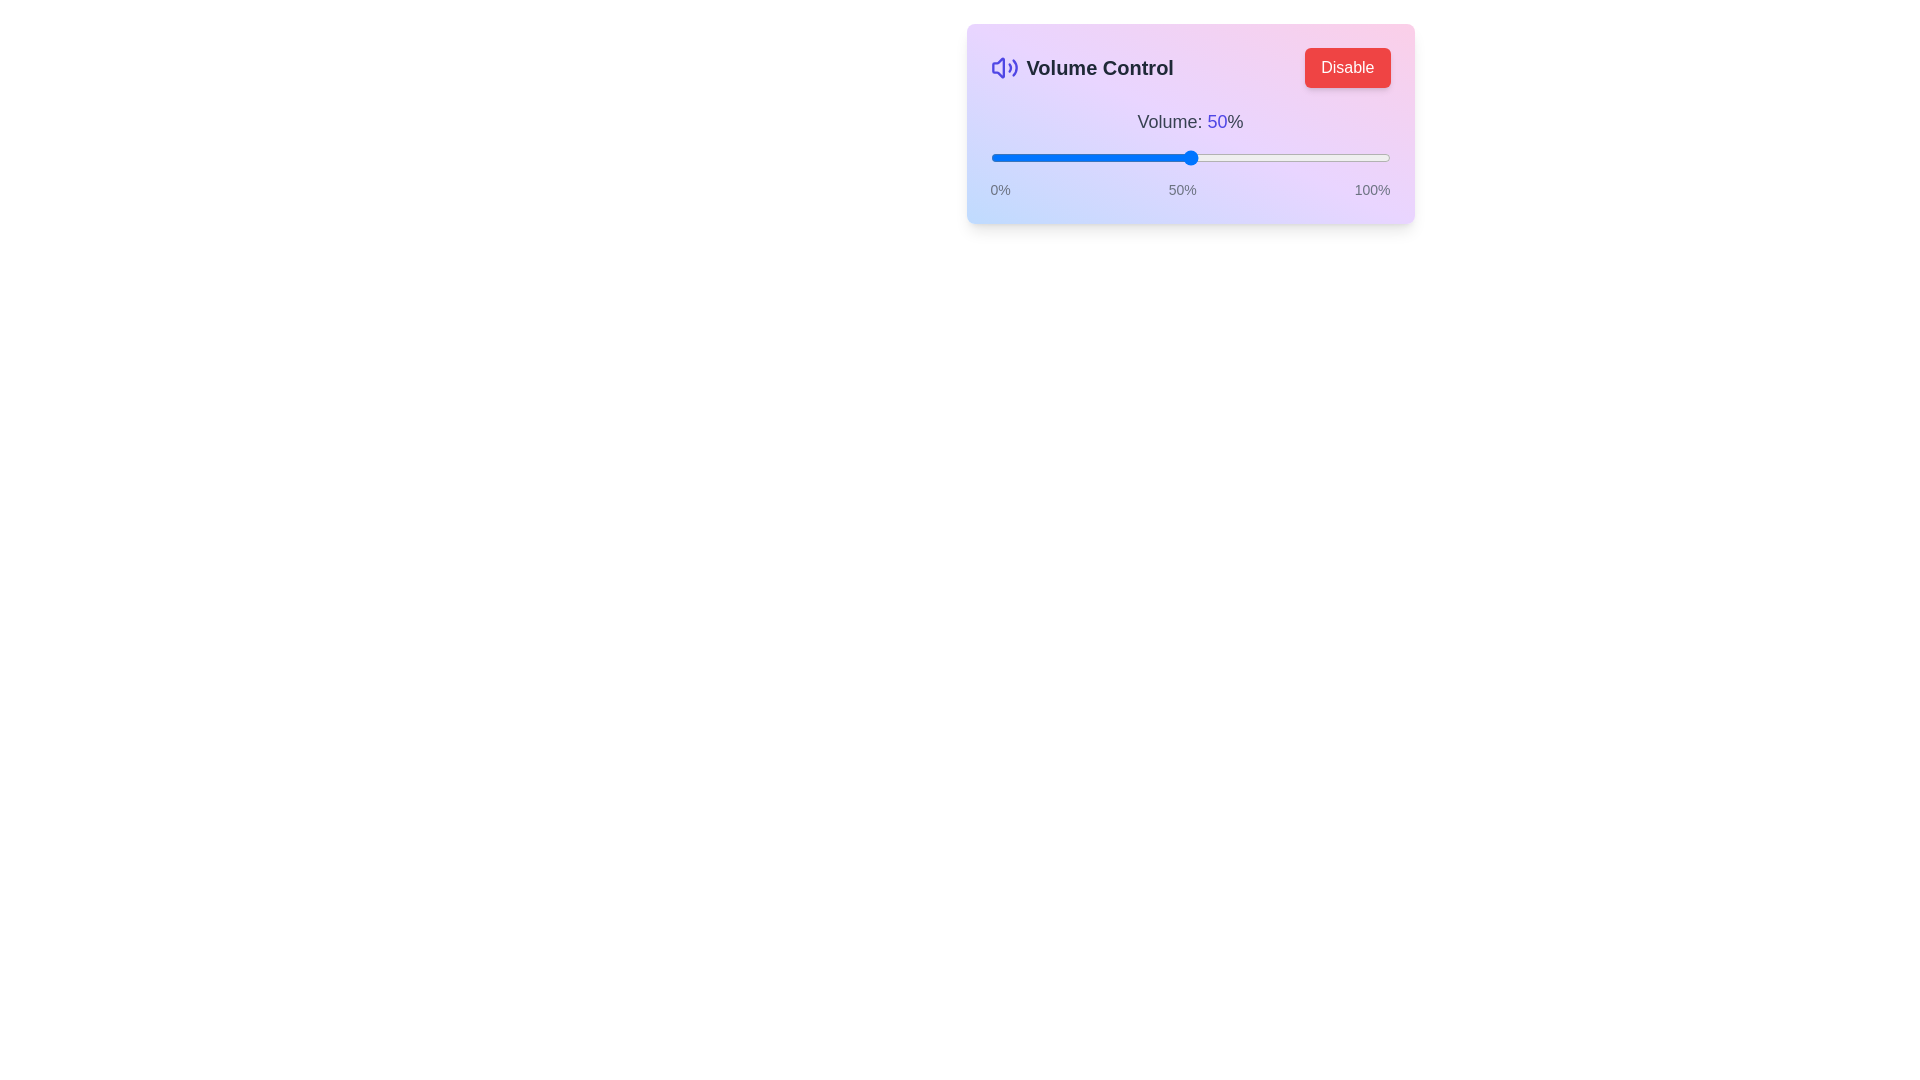  I want to click on the volume control slider, which is styled in blue and white with labeled percentages (0%, 50%, 100%), so click(1190, 153).